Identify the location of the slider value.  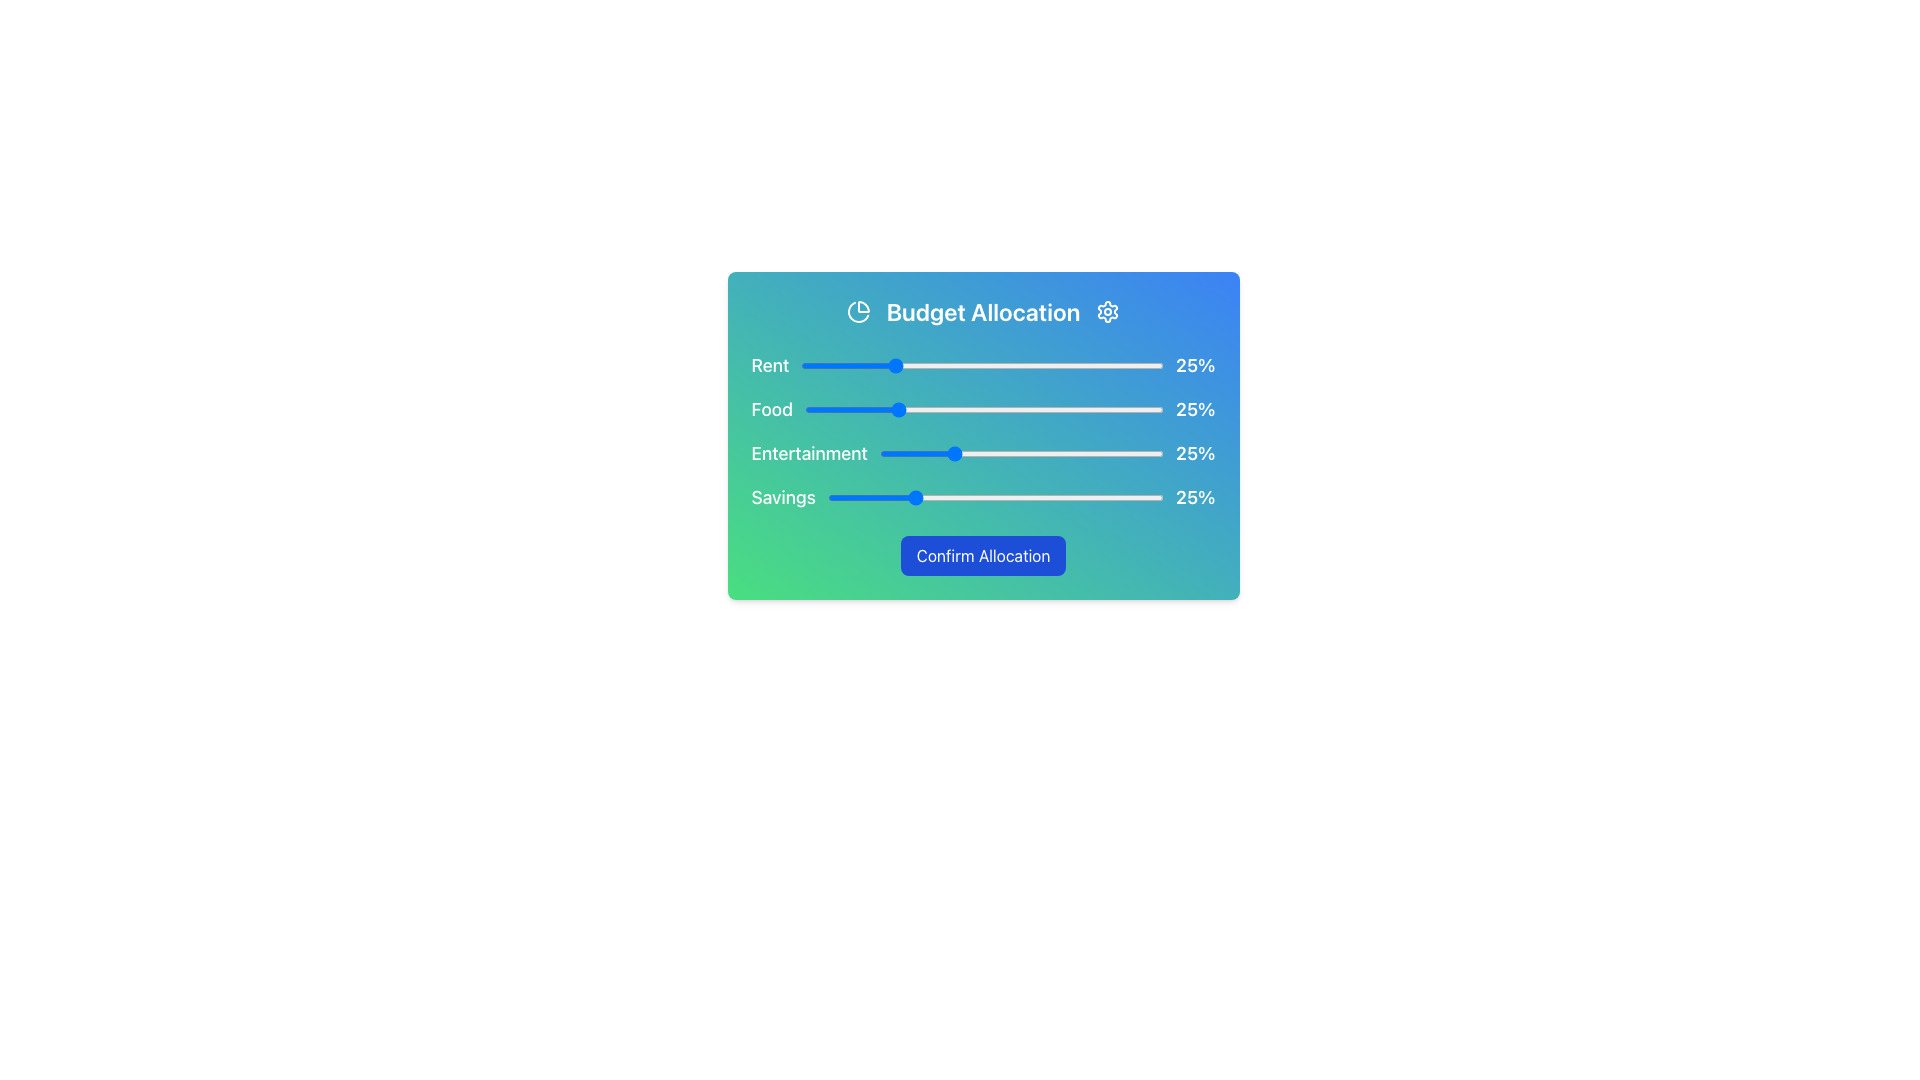
(1156, 366).